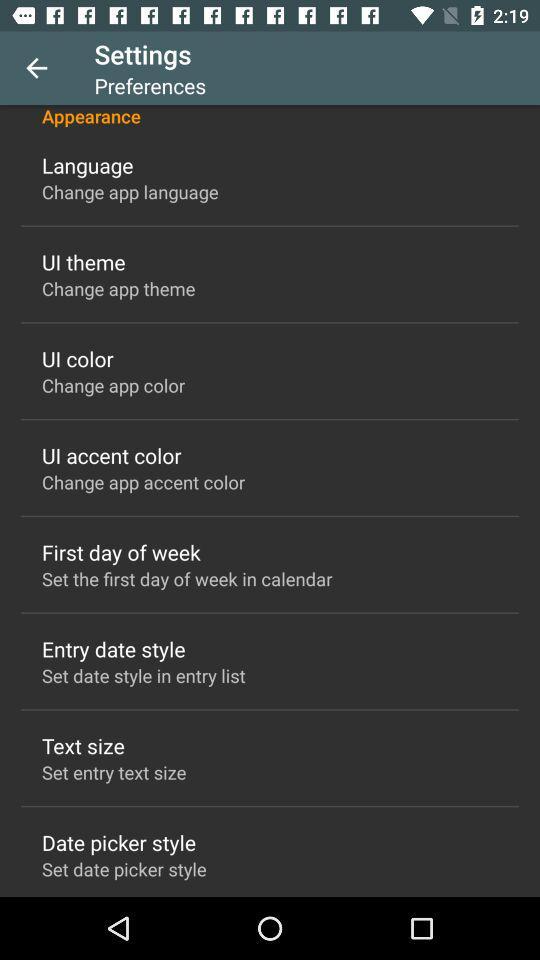 Image resolution: width=540 pixels, height=960 pixels. Describe the element at coordinates (187, 578) in the screenshot. I see `the item above the entry date style item` at that location.